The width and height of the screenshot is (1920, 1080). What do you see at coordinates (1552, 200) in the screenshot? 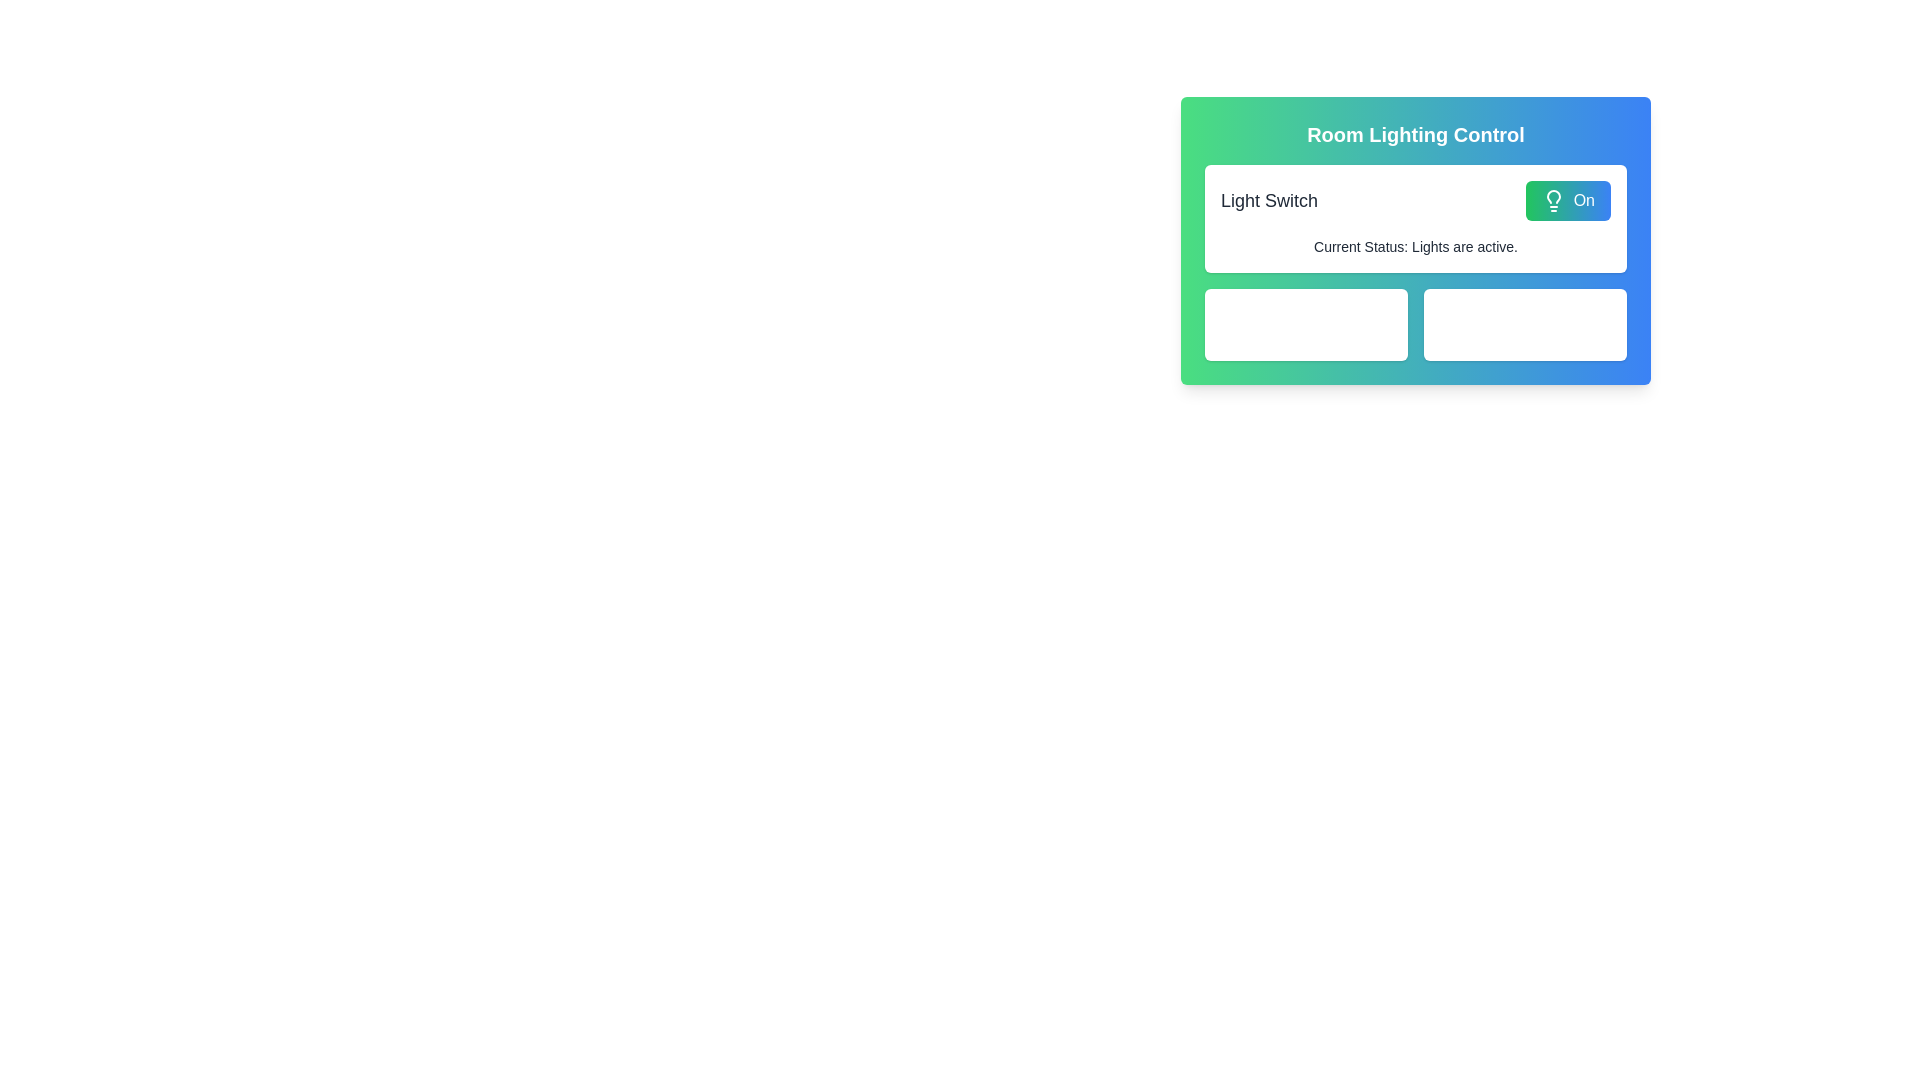
I see `lightbulb icon within the 'On' button in the Room Lighting Control UI using developer tools` at bounding box center [1552, 200].